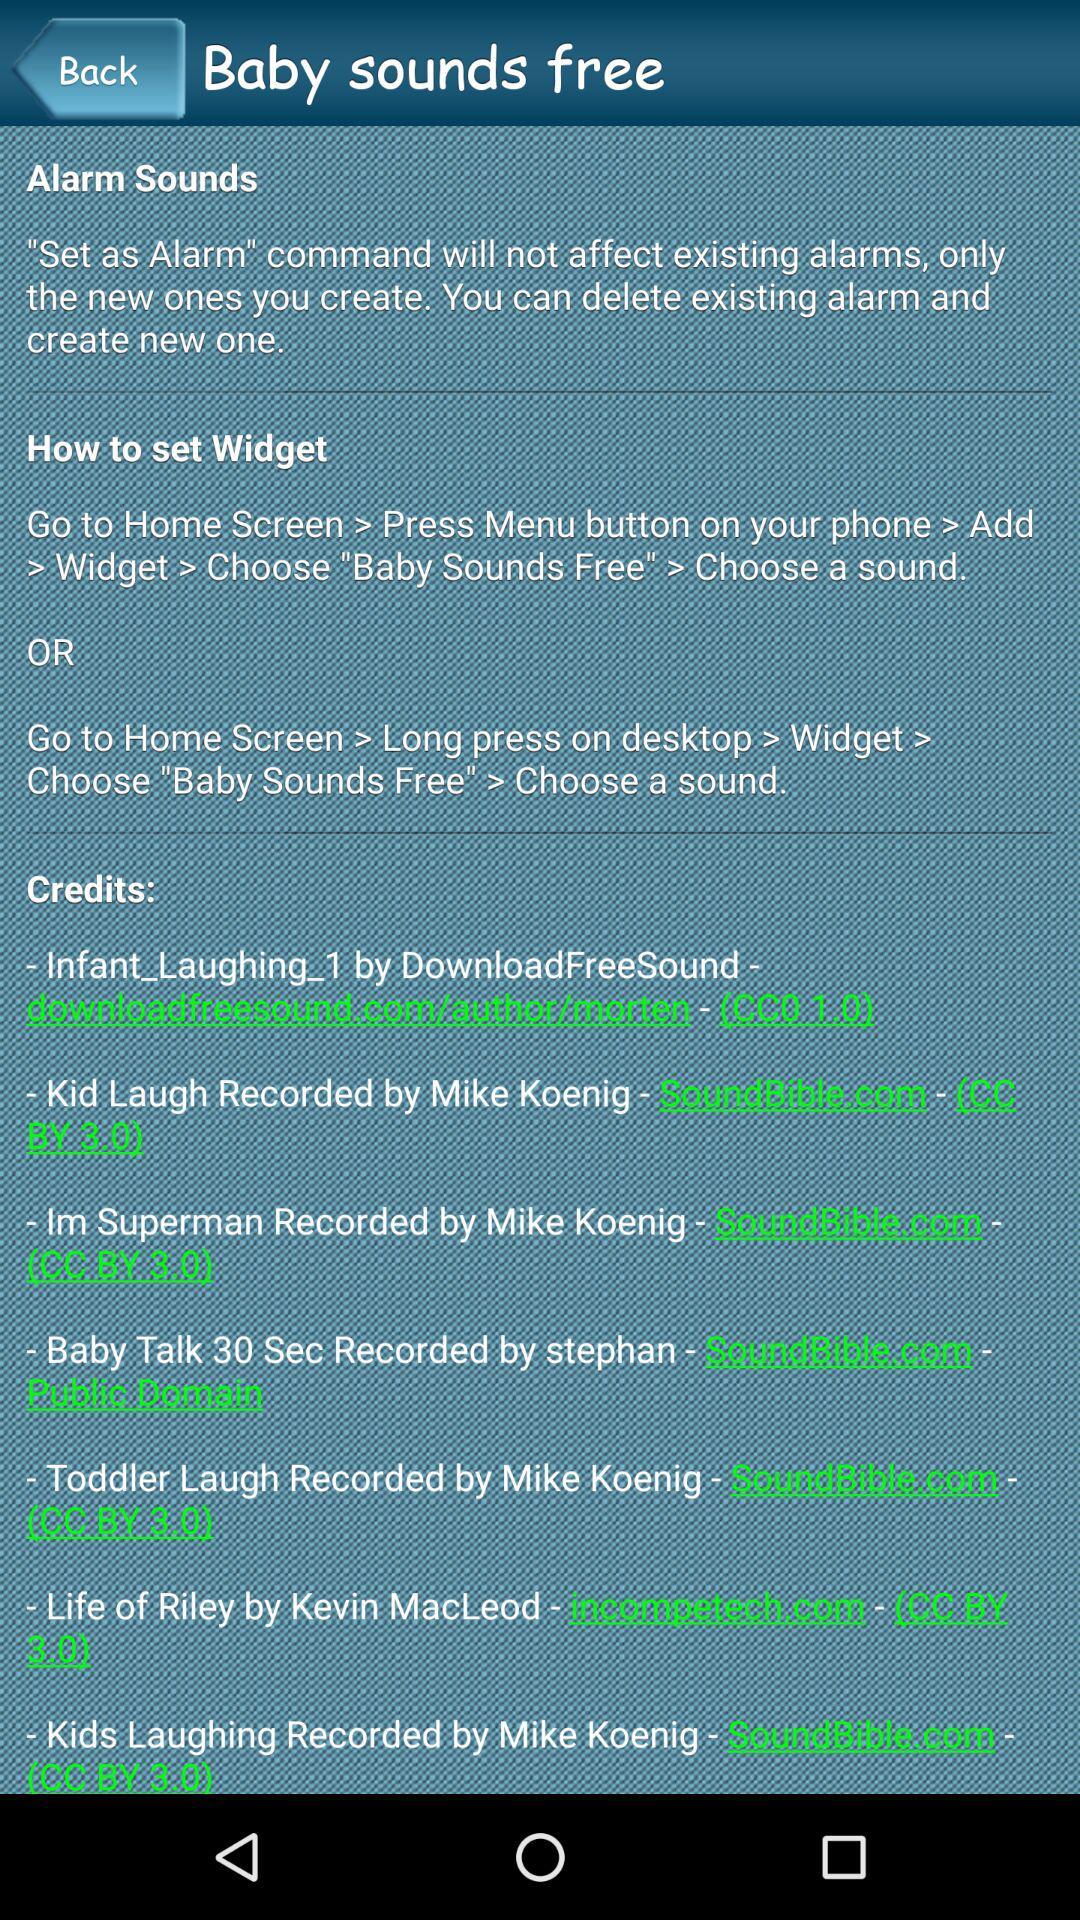  I want to click on back at the top left corner, so click(97, 69).